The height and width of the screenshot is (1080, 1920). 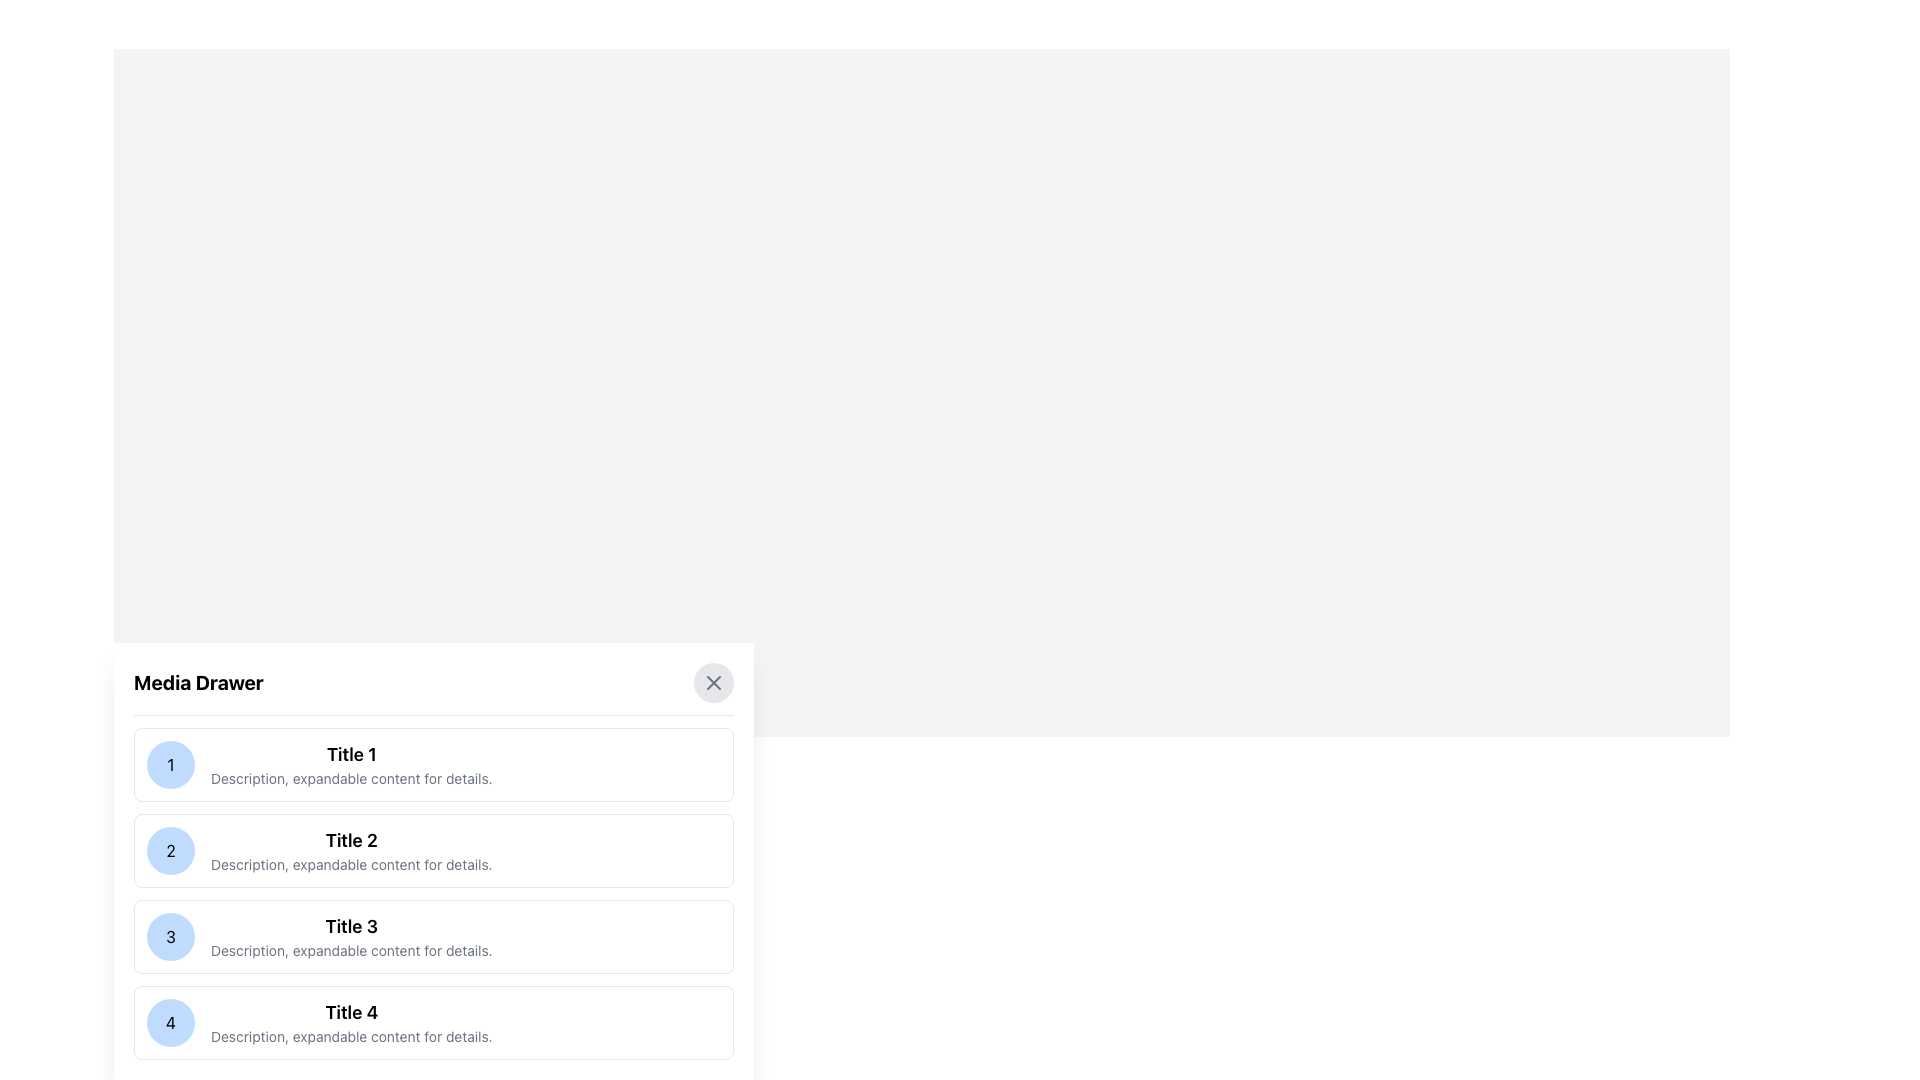 What do you see at coordinates (351, 1036) in the screenshot?
I see `the static text label that provides additional details for the 'Title 4' heading, located directly below it in the vertically arranged list` at bounding box center [351, 1036].